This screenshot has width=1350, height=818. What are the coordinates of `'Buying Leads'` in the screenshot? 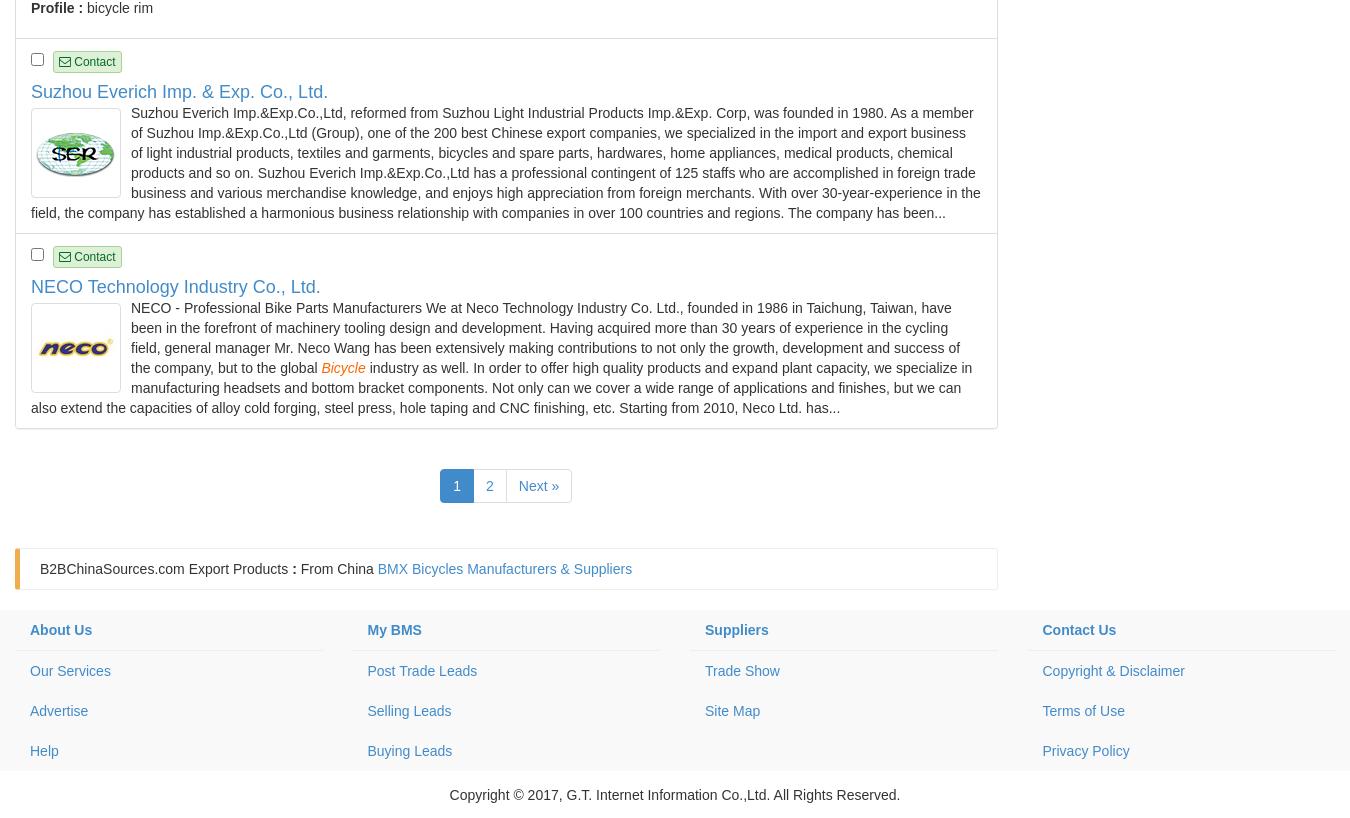 It's located at (409, 751).